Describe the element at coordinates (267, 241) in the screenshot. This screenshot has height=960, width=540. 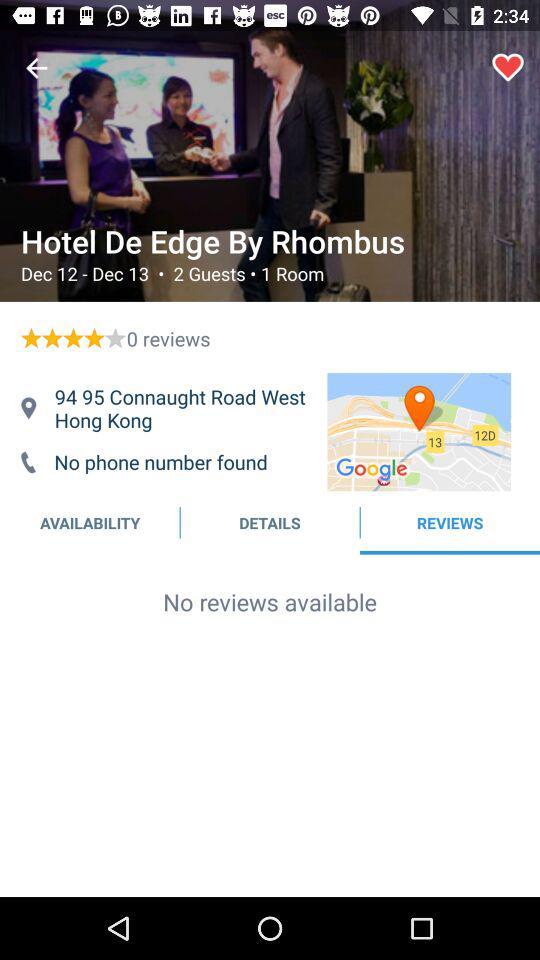
I see `the text hotel de edge by rhombus` at that location.